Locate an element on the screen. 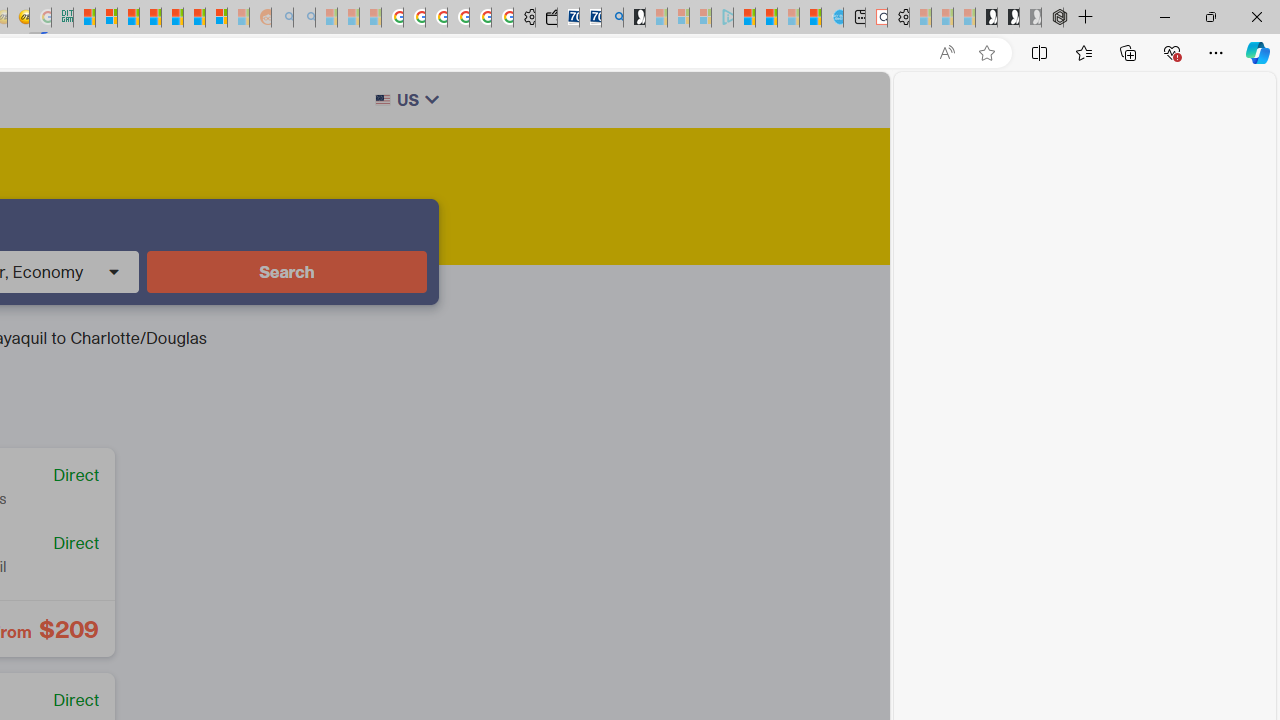 This screenshot has height=720, width=1280. 'Play Free Online Games | Games from Microsoft Start' is located at coordinates (986, 17).